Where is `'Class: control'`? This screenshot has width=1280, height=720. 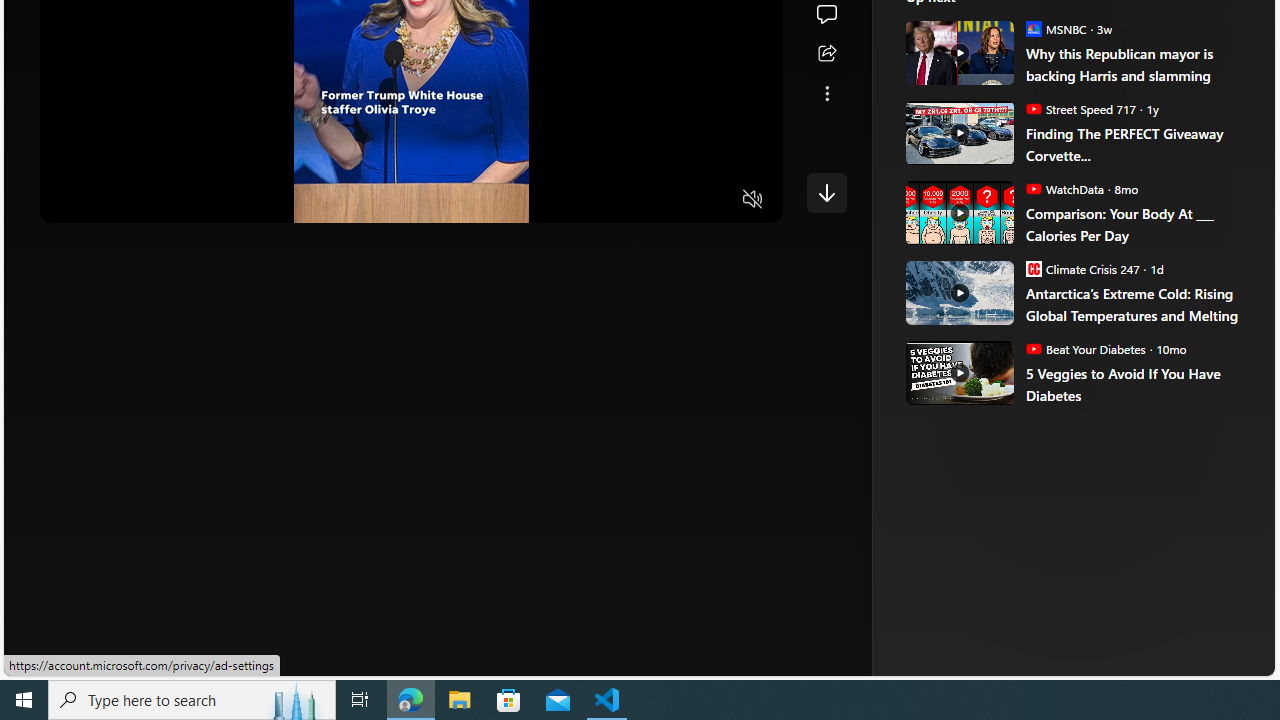
'Class: control' is located at coordinates (826, 192).